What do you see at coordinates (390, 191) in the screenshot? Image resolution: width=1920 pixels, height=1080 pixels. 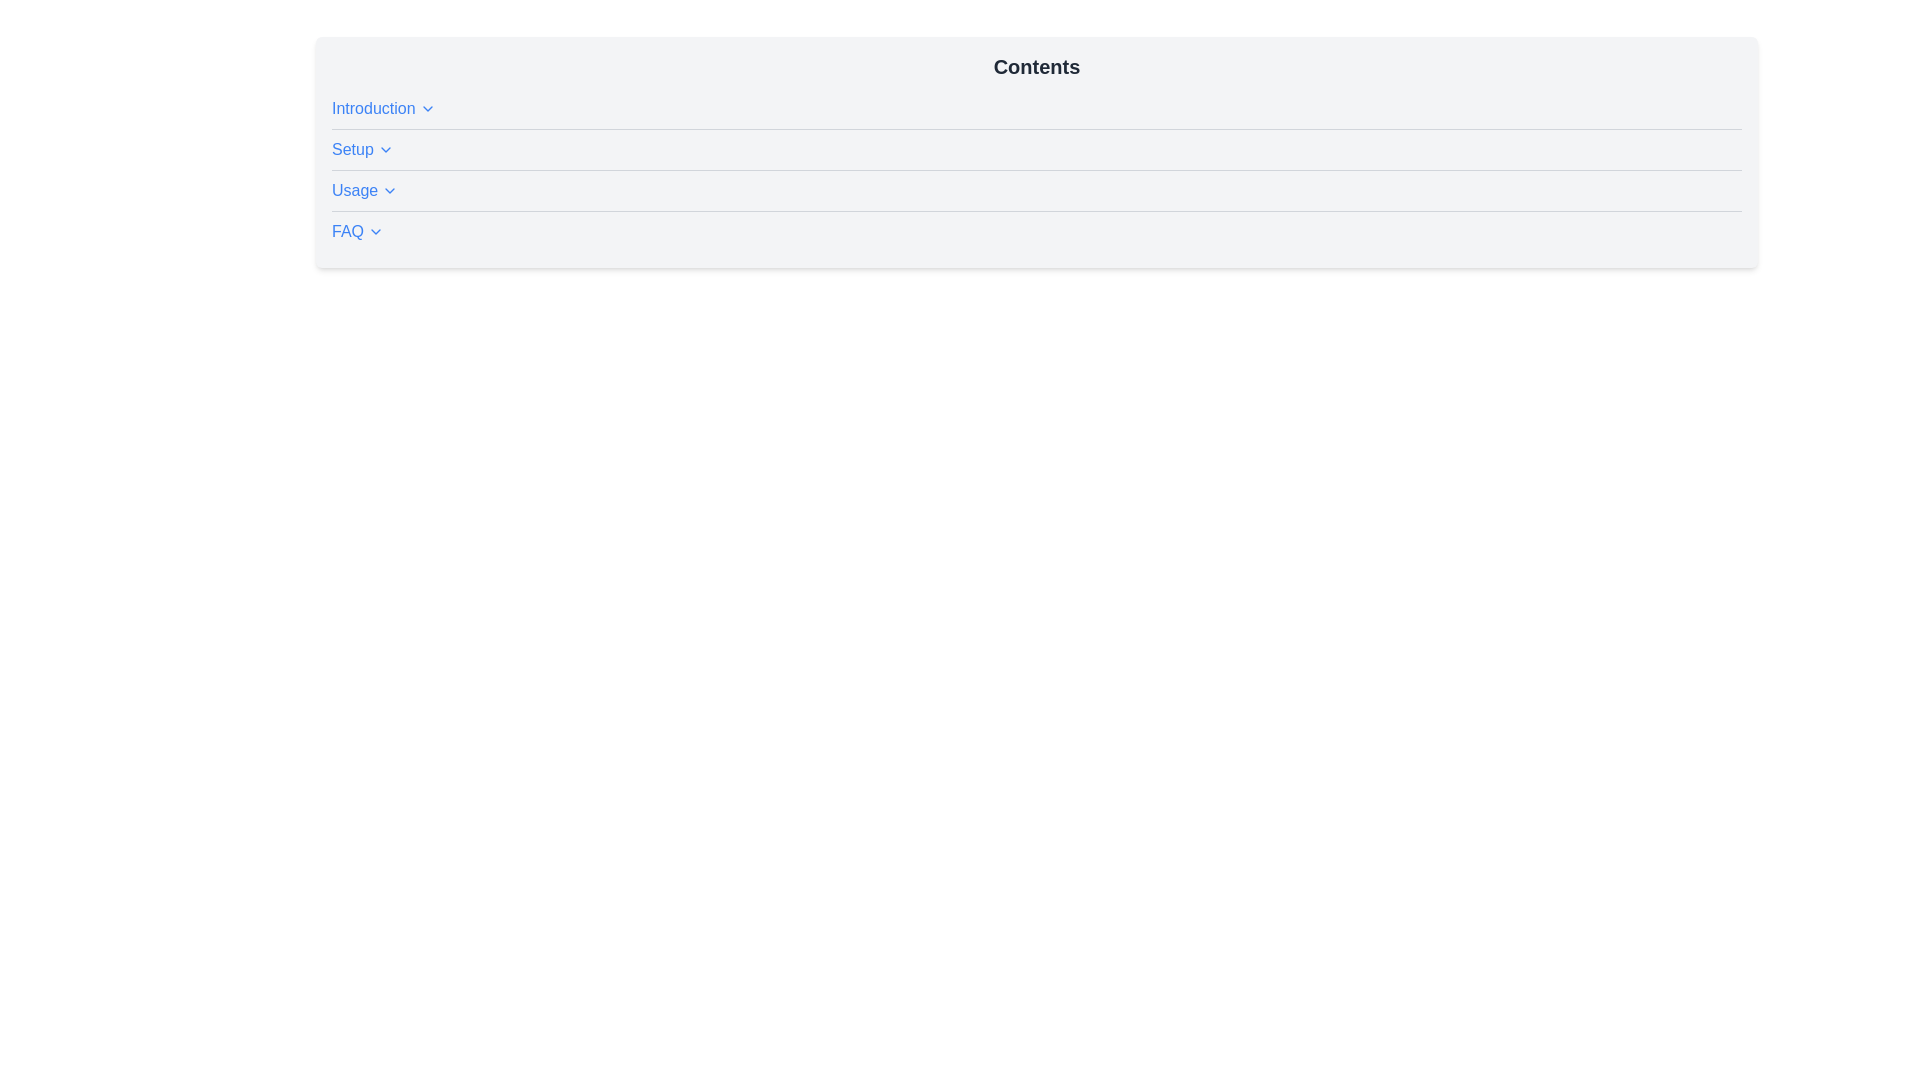 I see `the chevron icon indicating dropdown functionality for the 'Usage' section for accessibility navigation` at bounding box center [390, 191].